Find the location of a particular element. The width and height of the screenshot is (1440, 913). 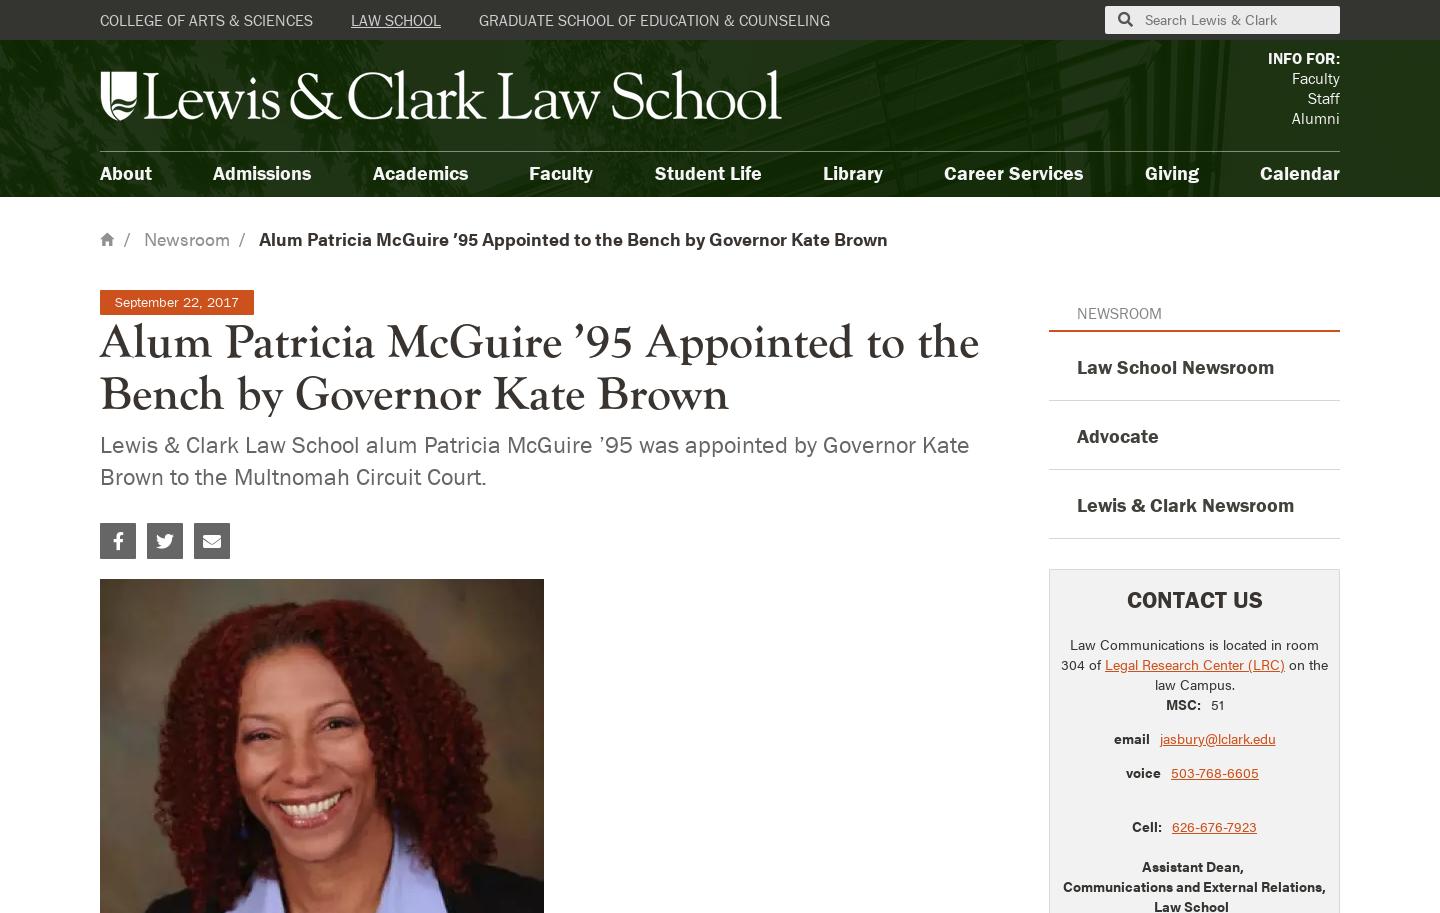

'September 22, 2017' is located at coordinates (175, 301).